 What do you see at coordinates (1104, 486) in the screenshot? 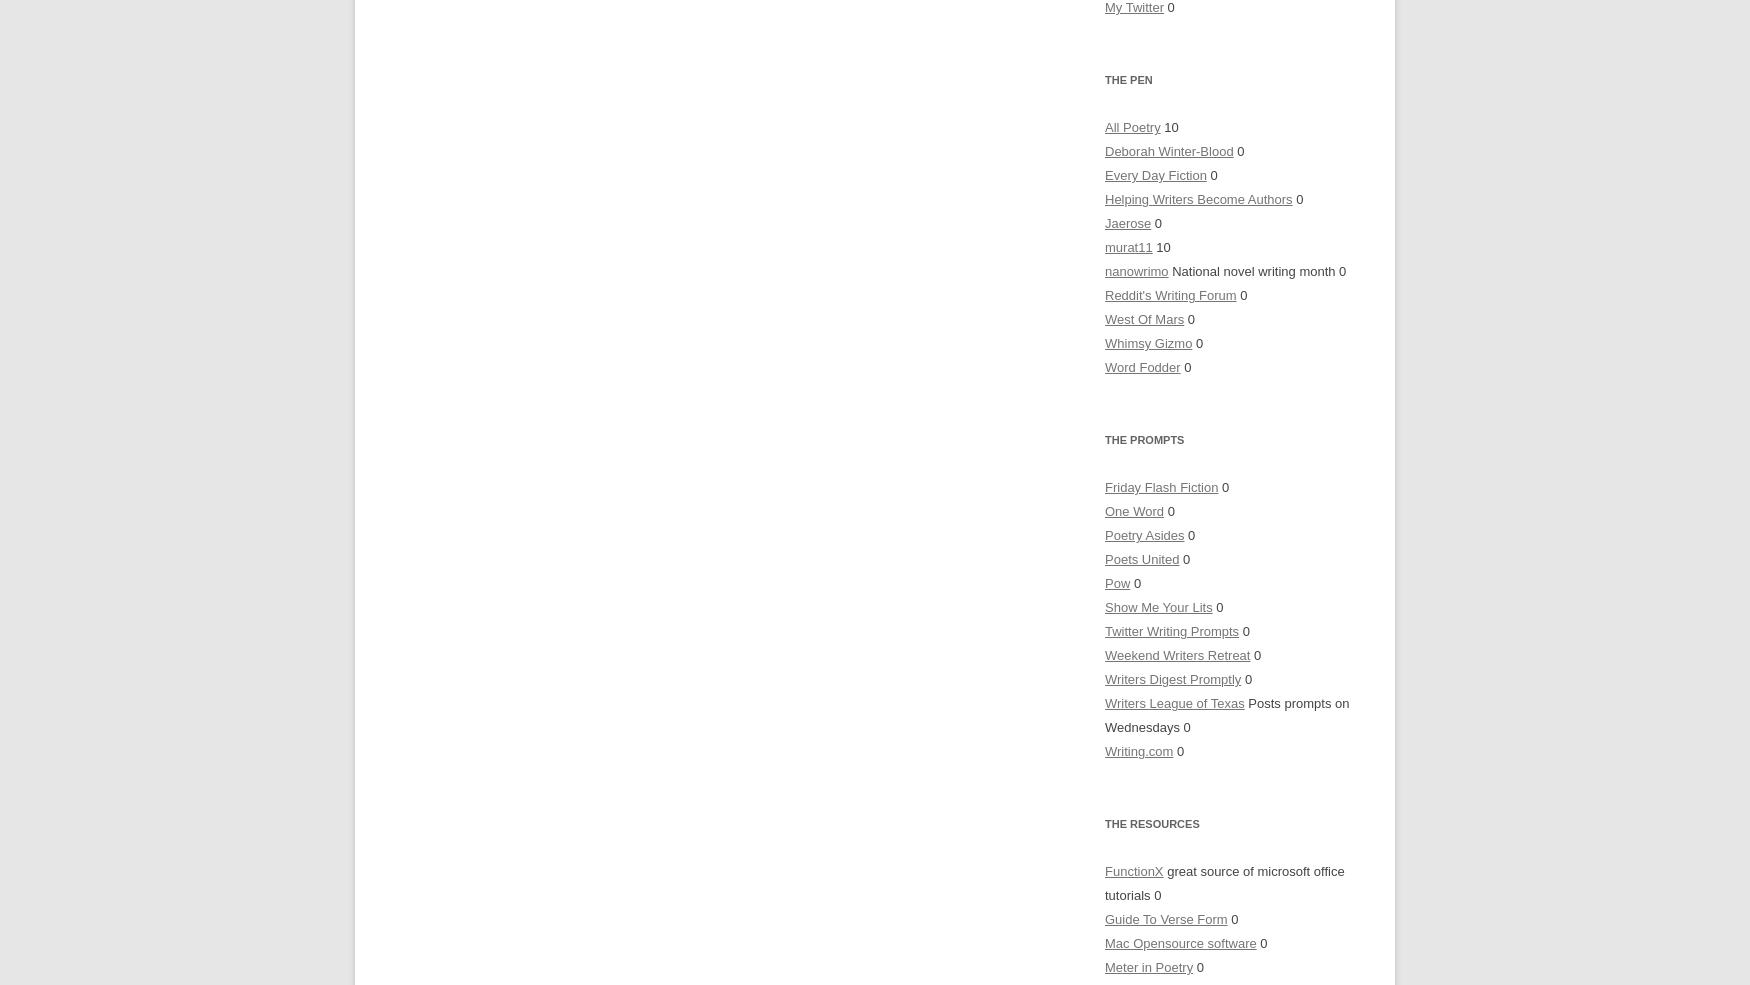
I see `'Friday Flash Fiction'` at bounding box center [1104, 486].